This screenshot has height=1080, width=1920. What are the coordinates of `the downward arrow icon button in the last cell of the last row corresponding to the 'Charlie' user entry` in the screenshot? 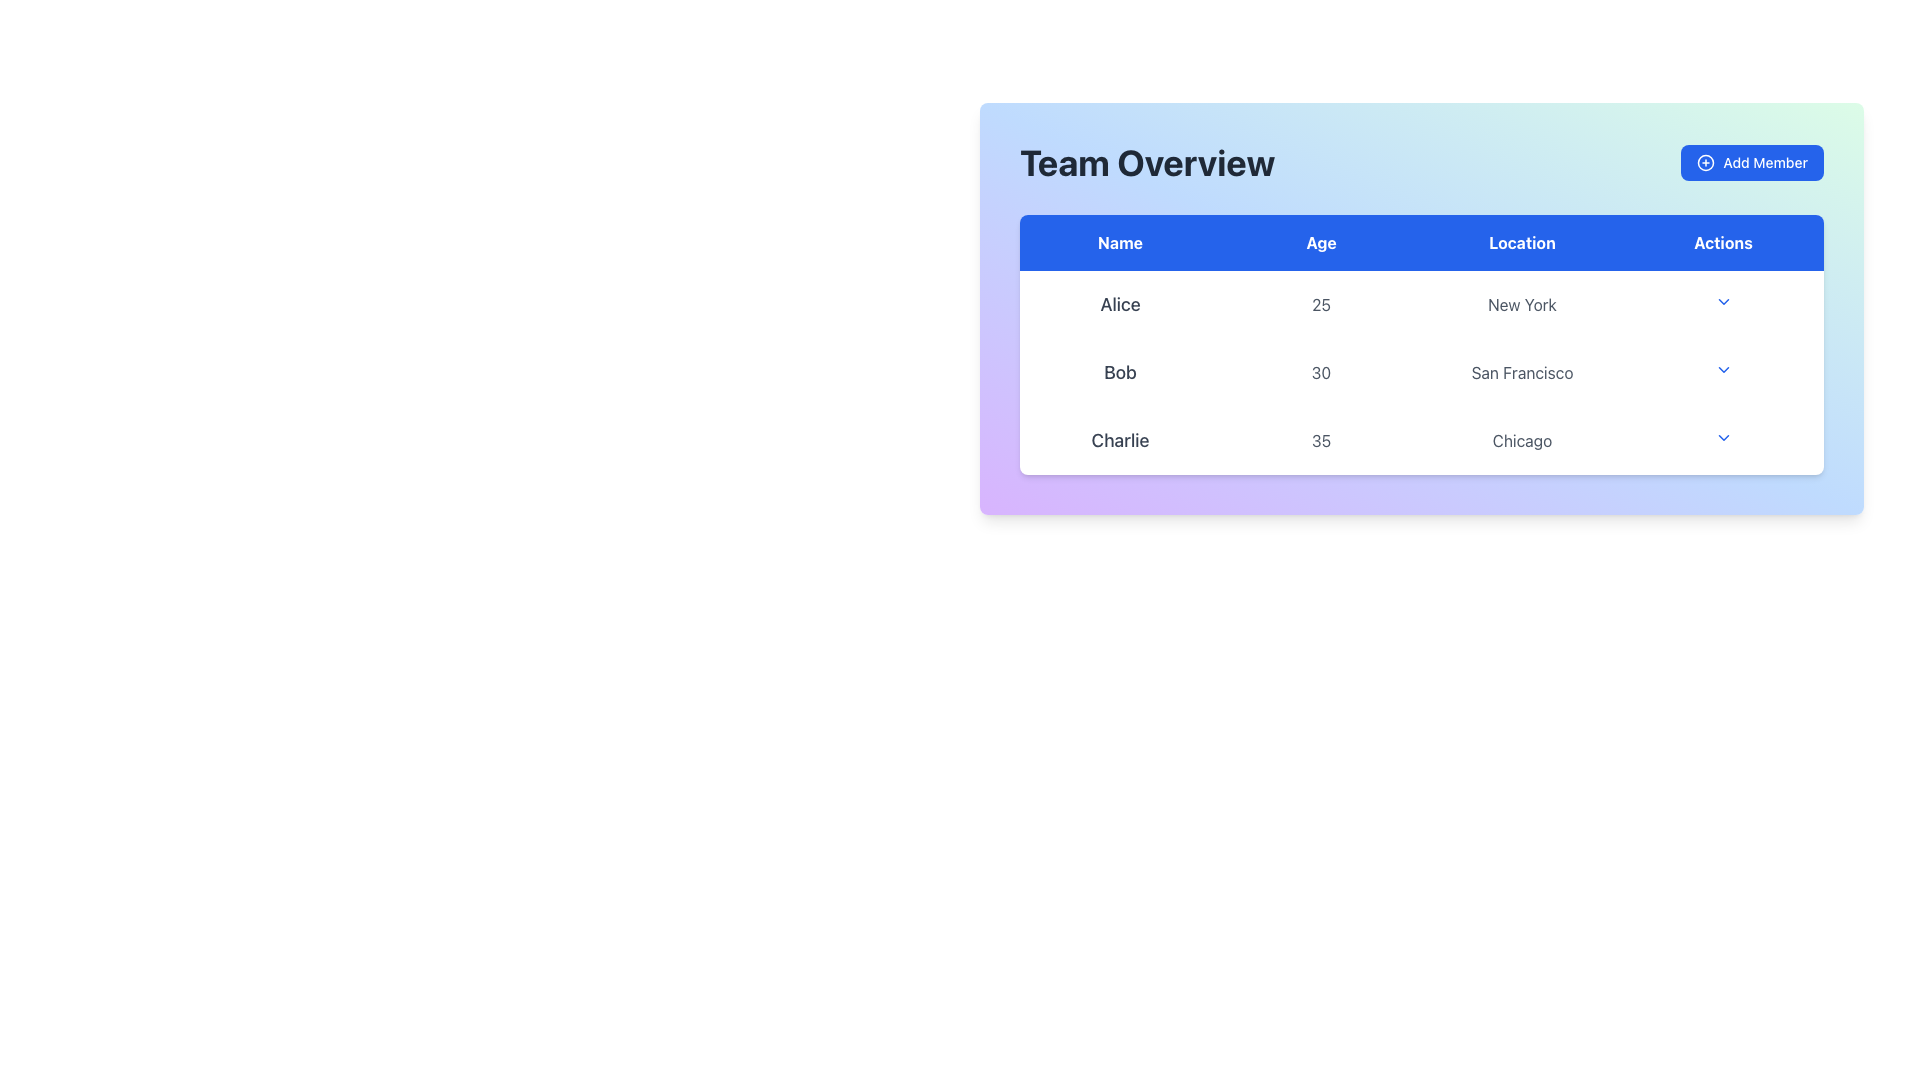 It's located at (1722, 439).